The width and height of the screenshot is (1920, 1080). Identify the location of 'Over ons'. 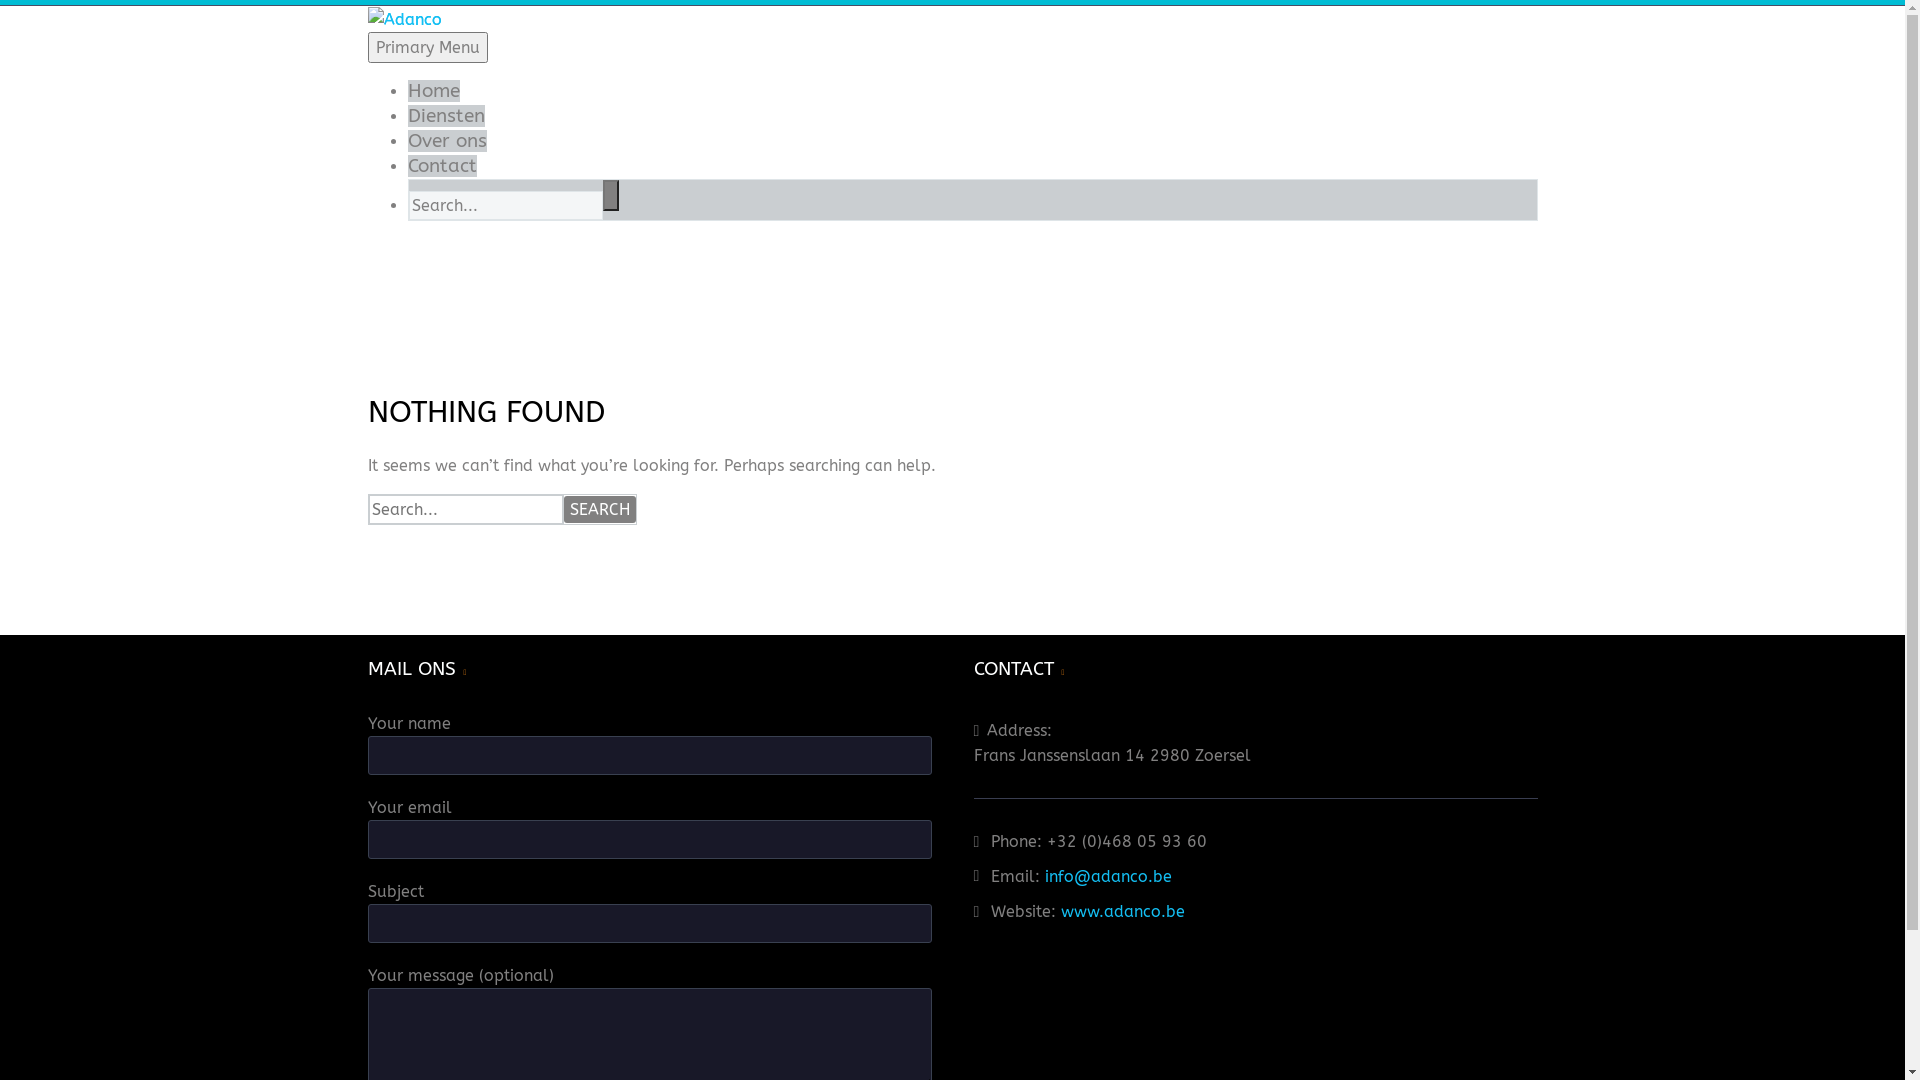
(446, 140).